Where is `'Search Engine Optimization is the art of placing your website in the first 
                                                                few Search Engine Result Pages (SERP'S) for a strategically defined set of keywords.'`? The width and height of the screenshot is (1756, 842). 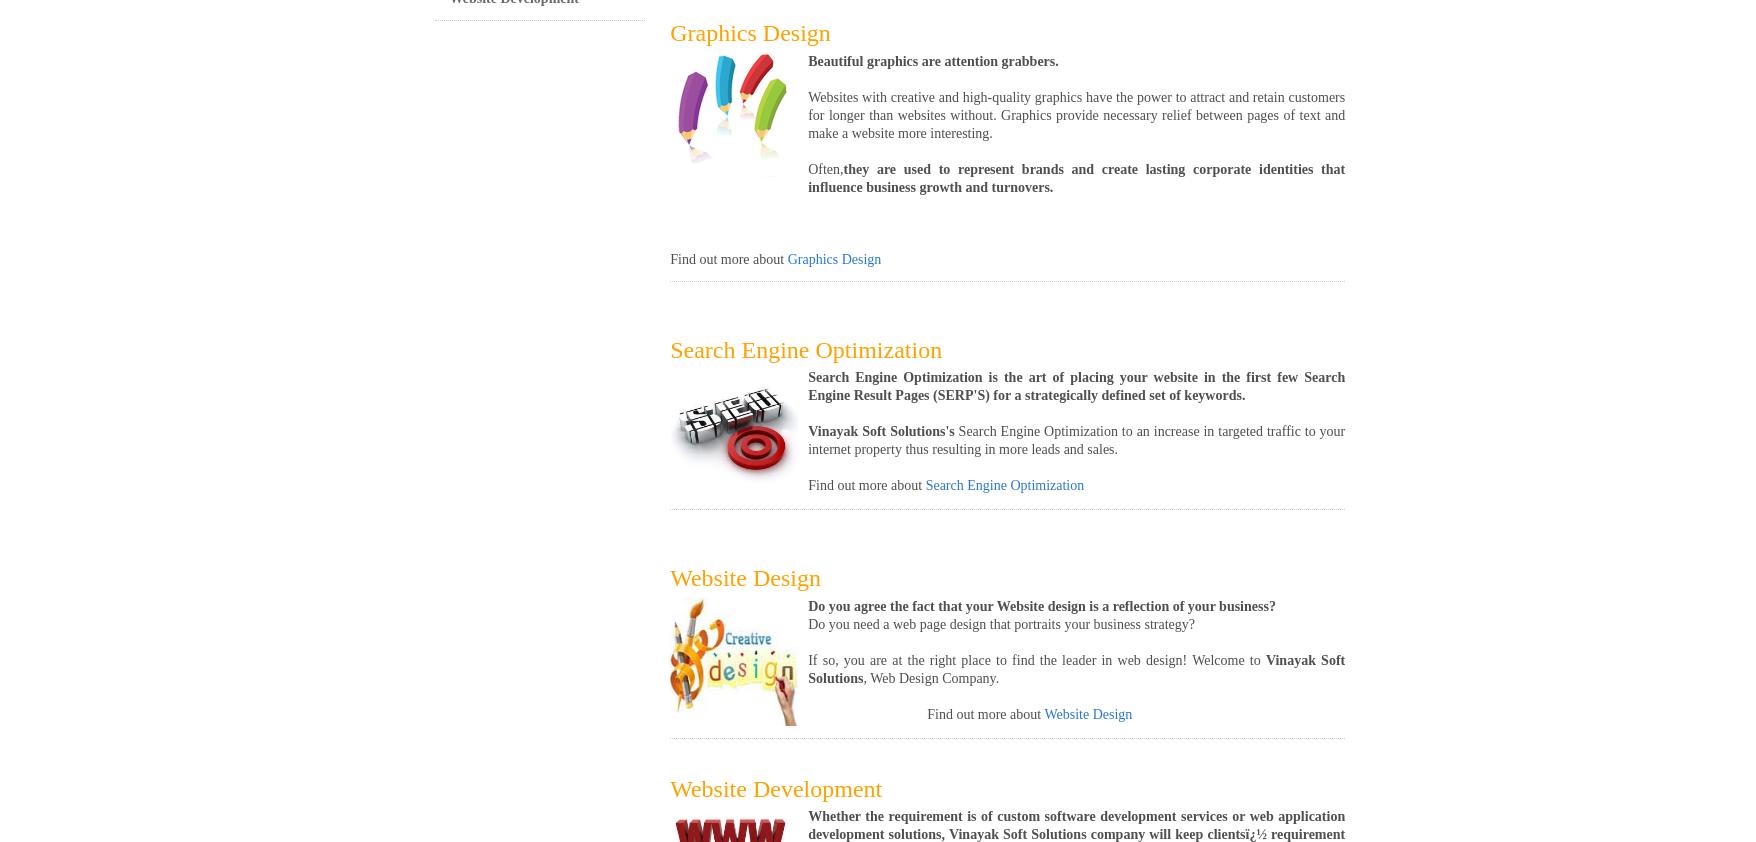
'Search Engine Optimization is the art of placing your website in the first 
                                                                few Search Engine Result Pages (SERP'S) for a strategically defined set of keywords.' is located at coordinates (806, 386).